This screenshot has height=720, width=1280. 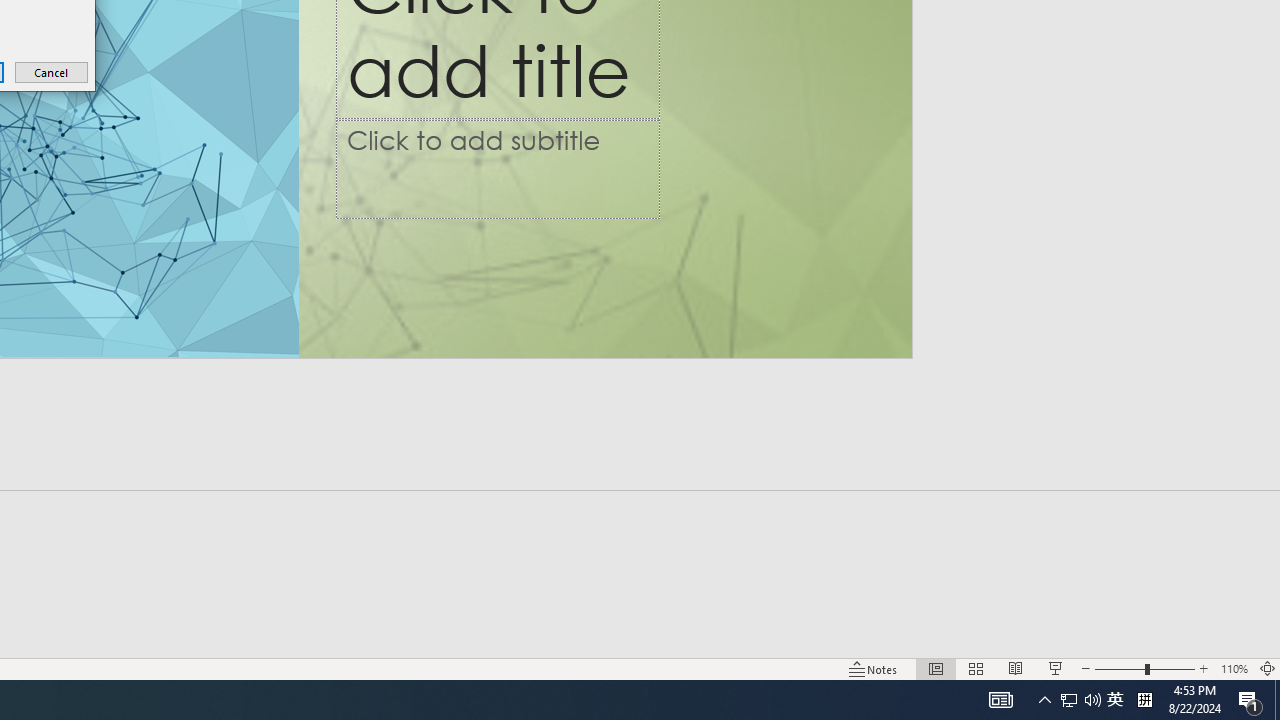 What do you see at coordinates (51, 71) in the screenshot?
I see `'Cancel'` at bounding box center [51, 71].